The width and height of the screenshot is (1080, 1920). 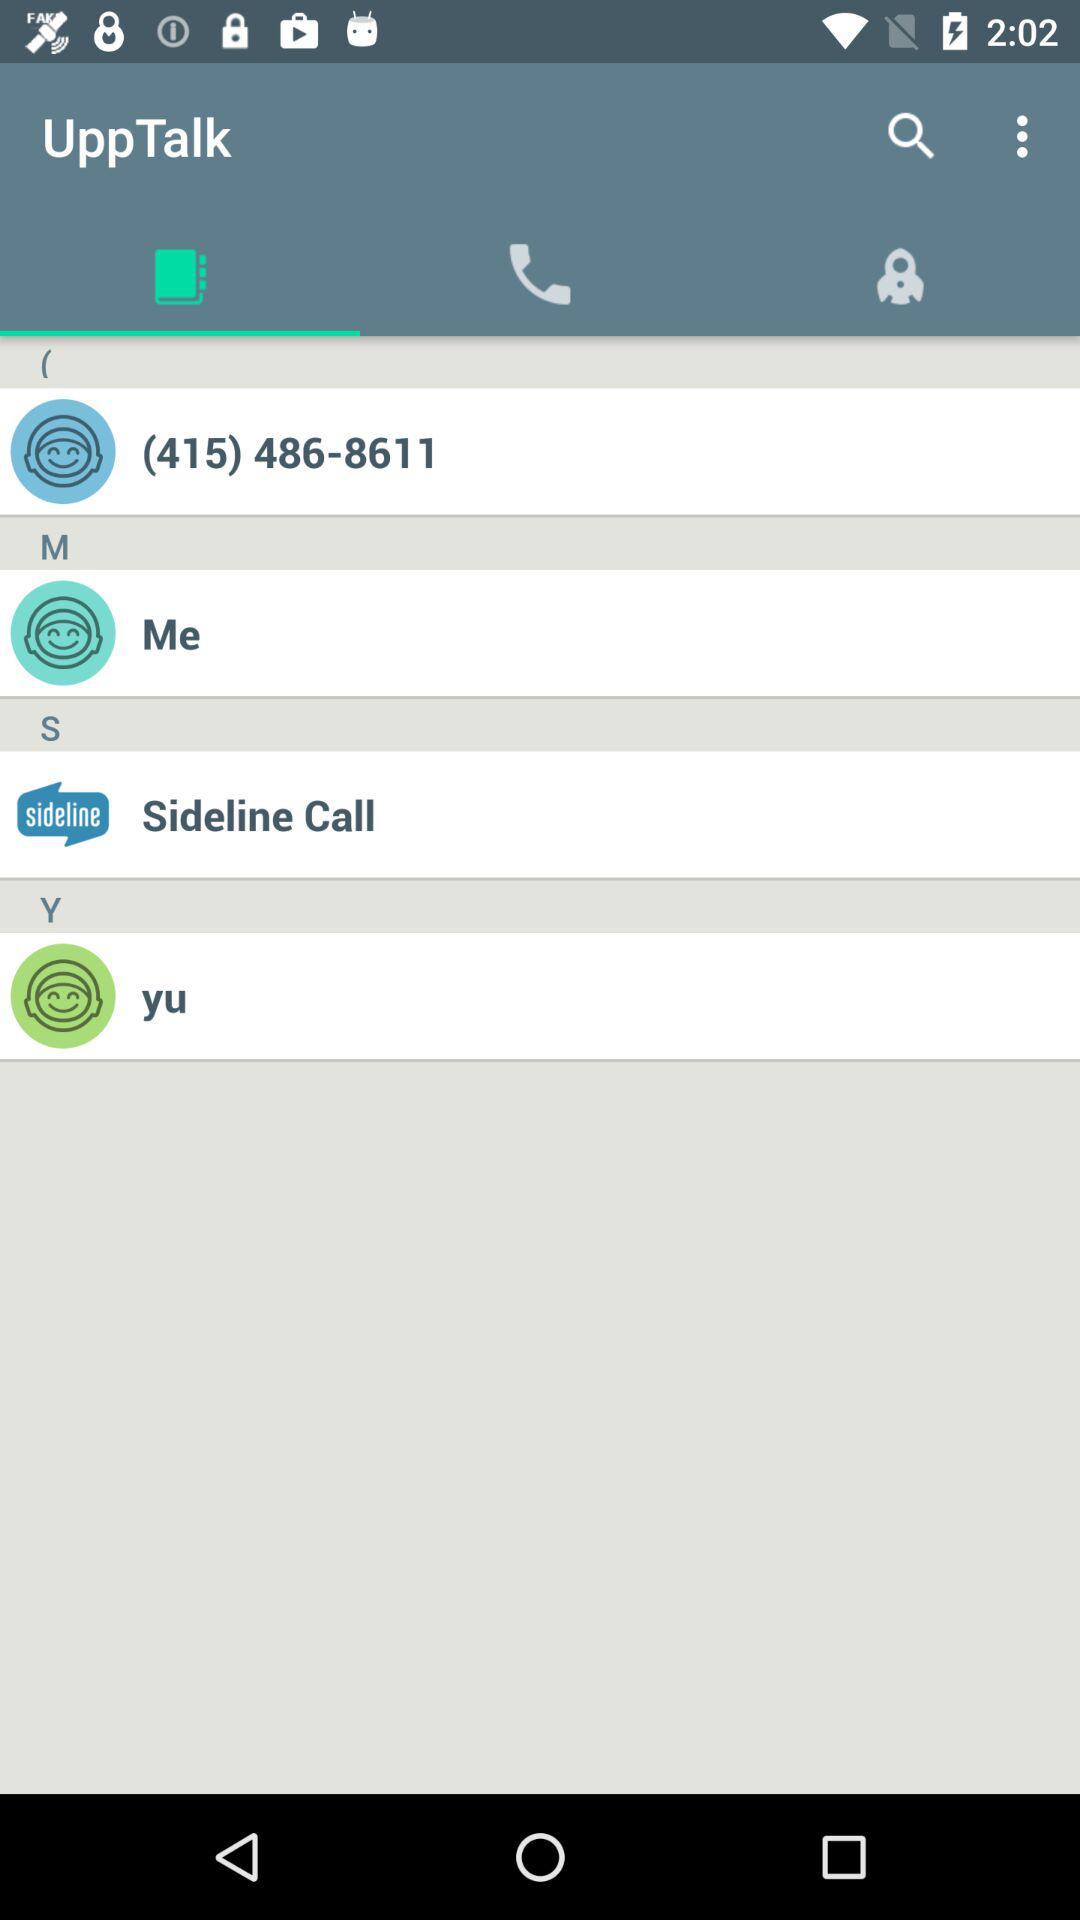 I want to click on the yu, so click(x=609, y=996).